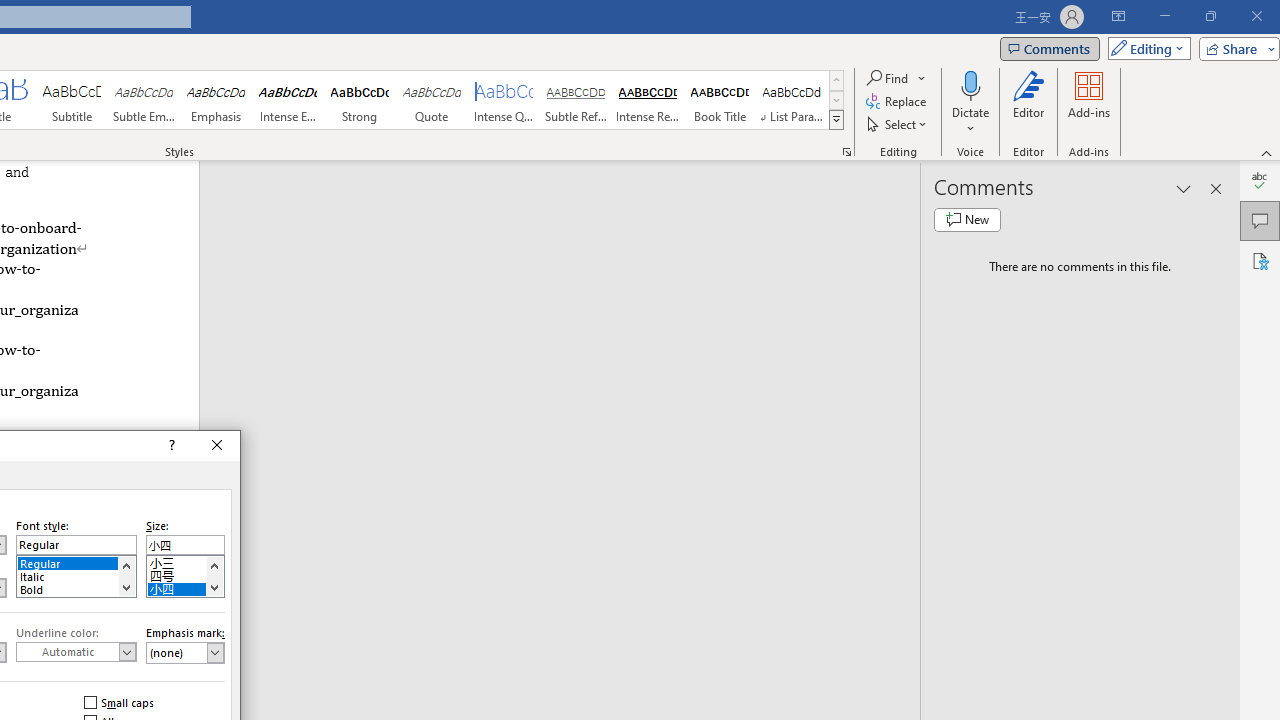 The image size is (1280, 720). I want to click on 'Book Title', so click(720, 100).